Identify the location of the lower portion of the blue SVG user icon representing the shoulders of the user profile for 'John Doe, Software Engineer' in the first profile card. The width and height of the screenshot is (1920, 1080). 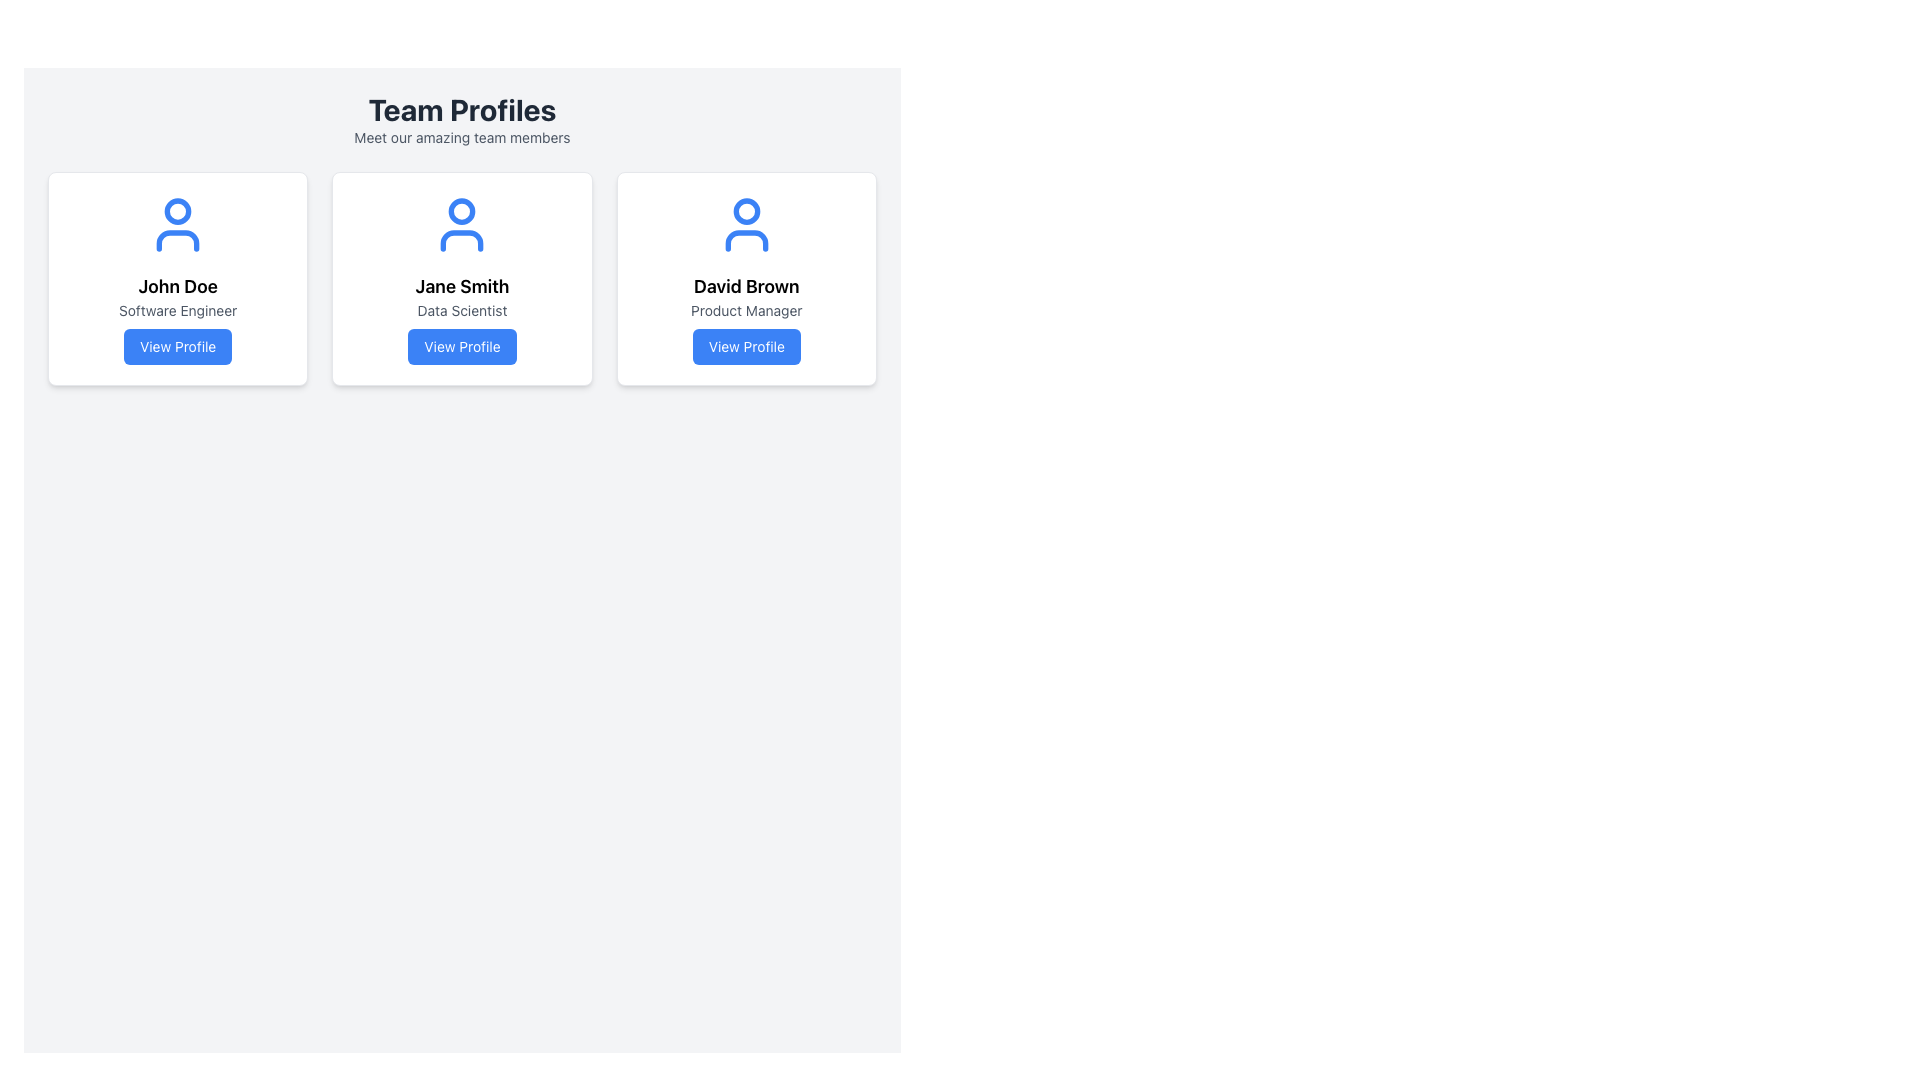
(178, 239).